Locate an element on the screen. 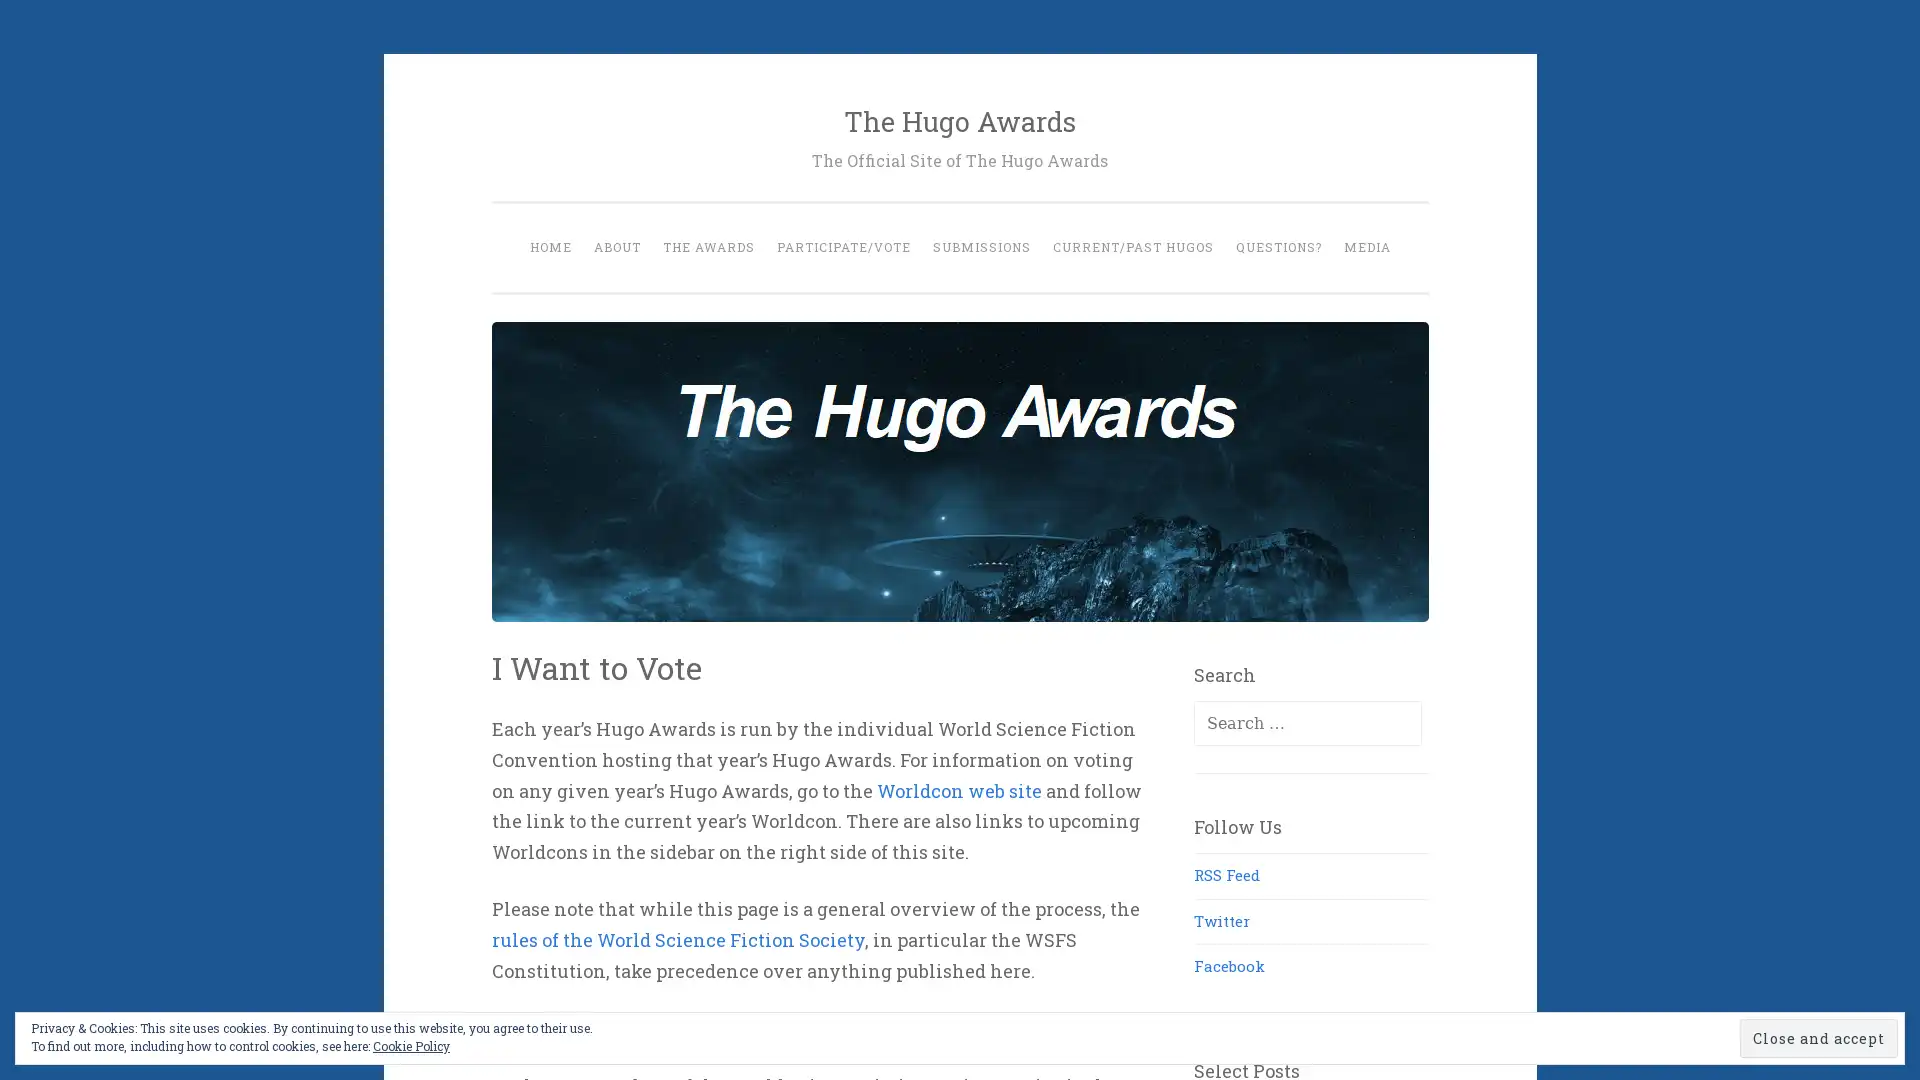  Close and accept is located at coordinates (1819, 1037).